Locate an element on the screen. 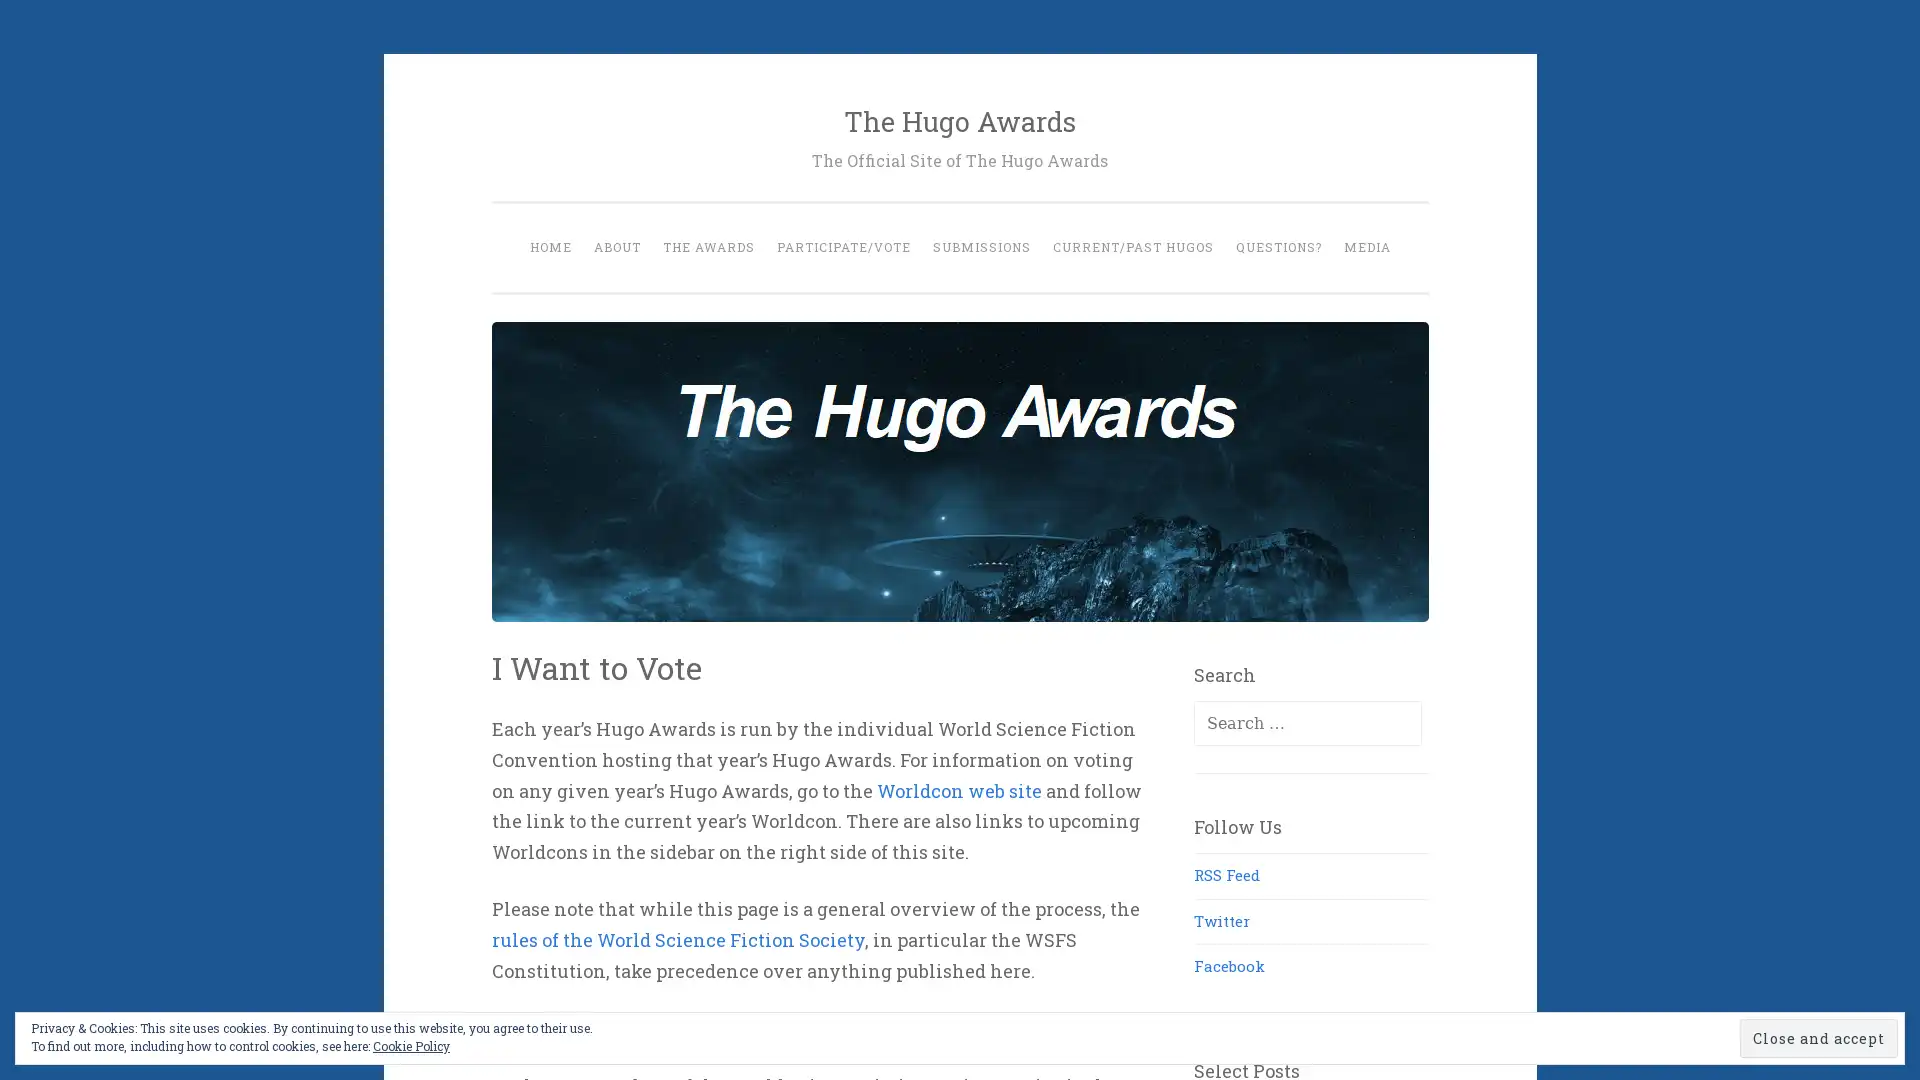  Close and accept is located at coordinates (1819, 1037).